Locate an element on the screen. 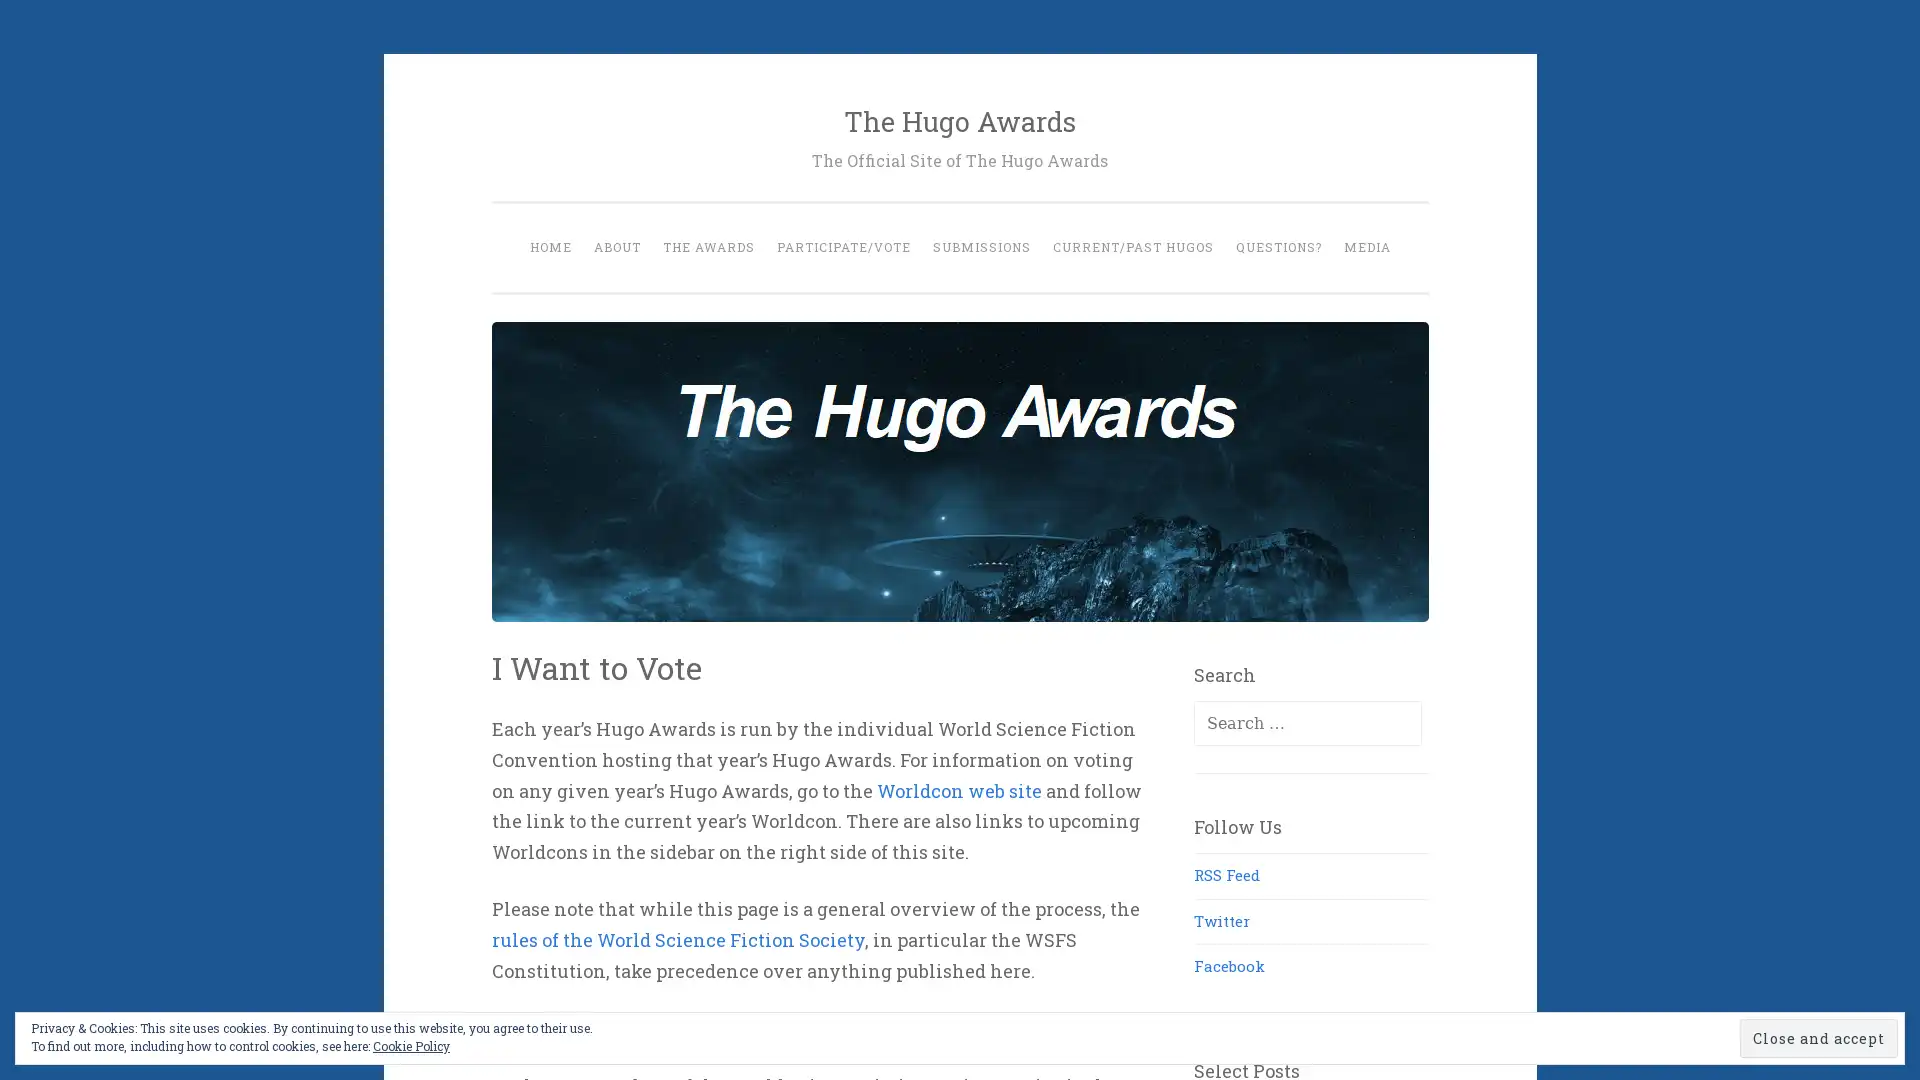  Close and accept is located at coordinates (1819, 1037).